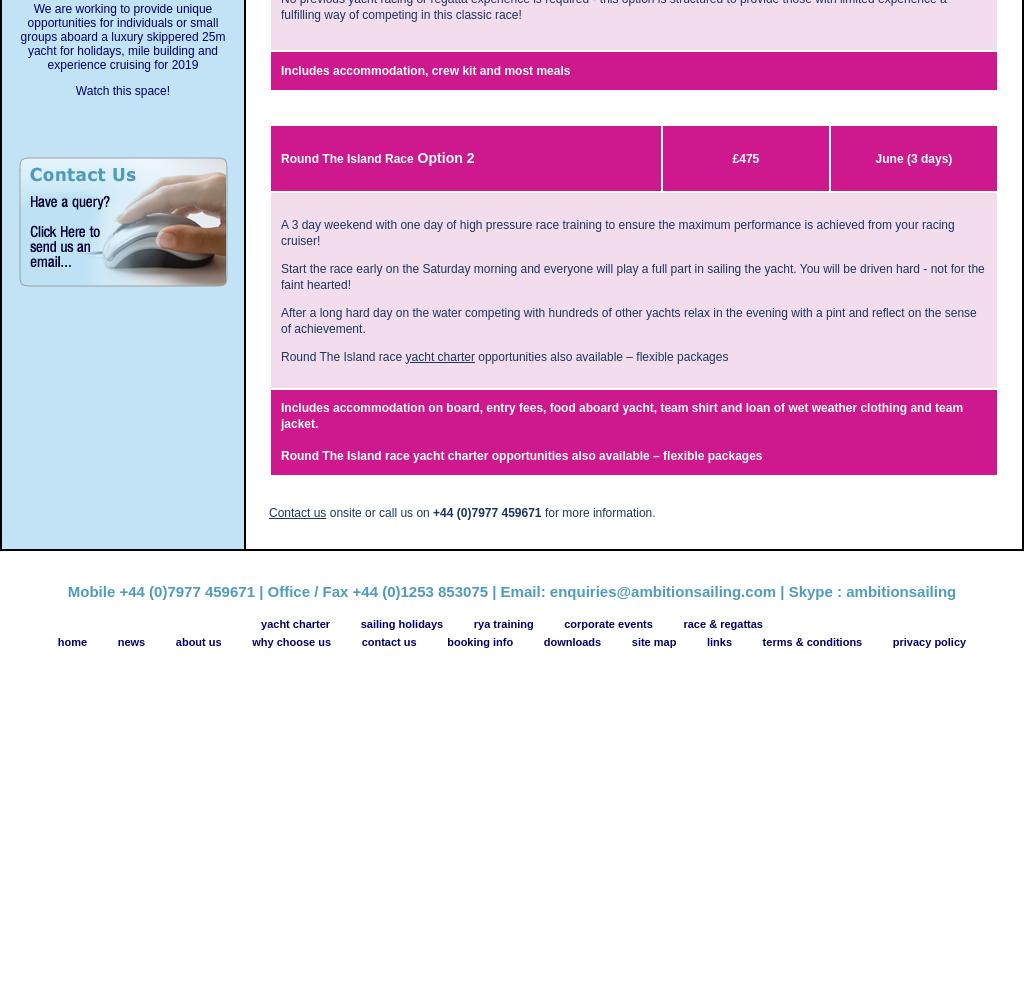 The image size is (1024, 1000). What do you see at coordinates (722, 622) in the screenshot?
I see `'race & regattas'` at bounding box center [722, 622].